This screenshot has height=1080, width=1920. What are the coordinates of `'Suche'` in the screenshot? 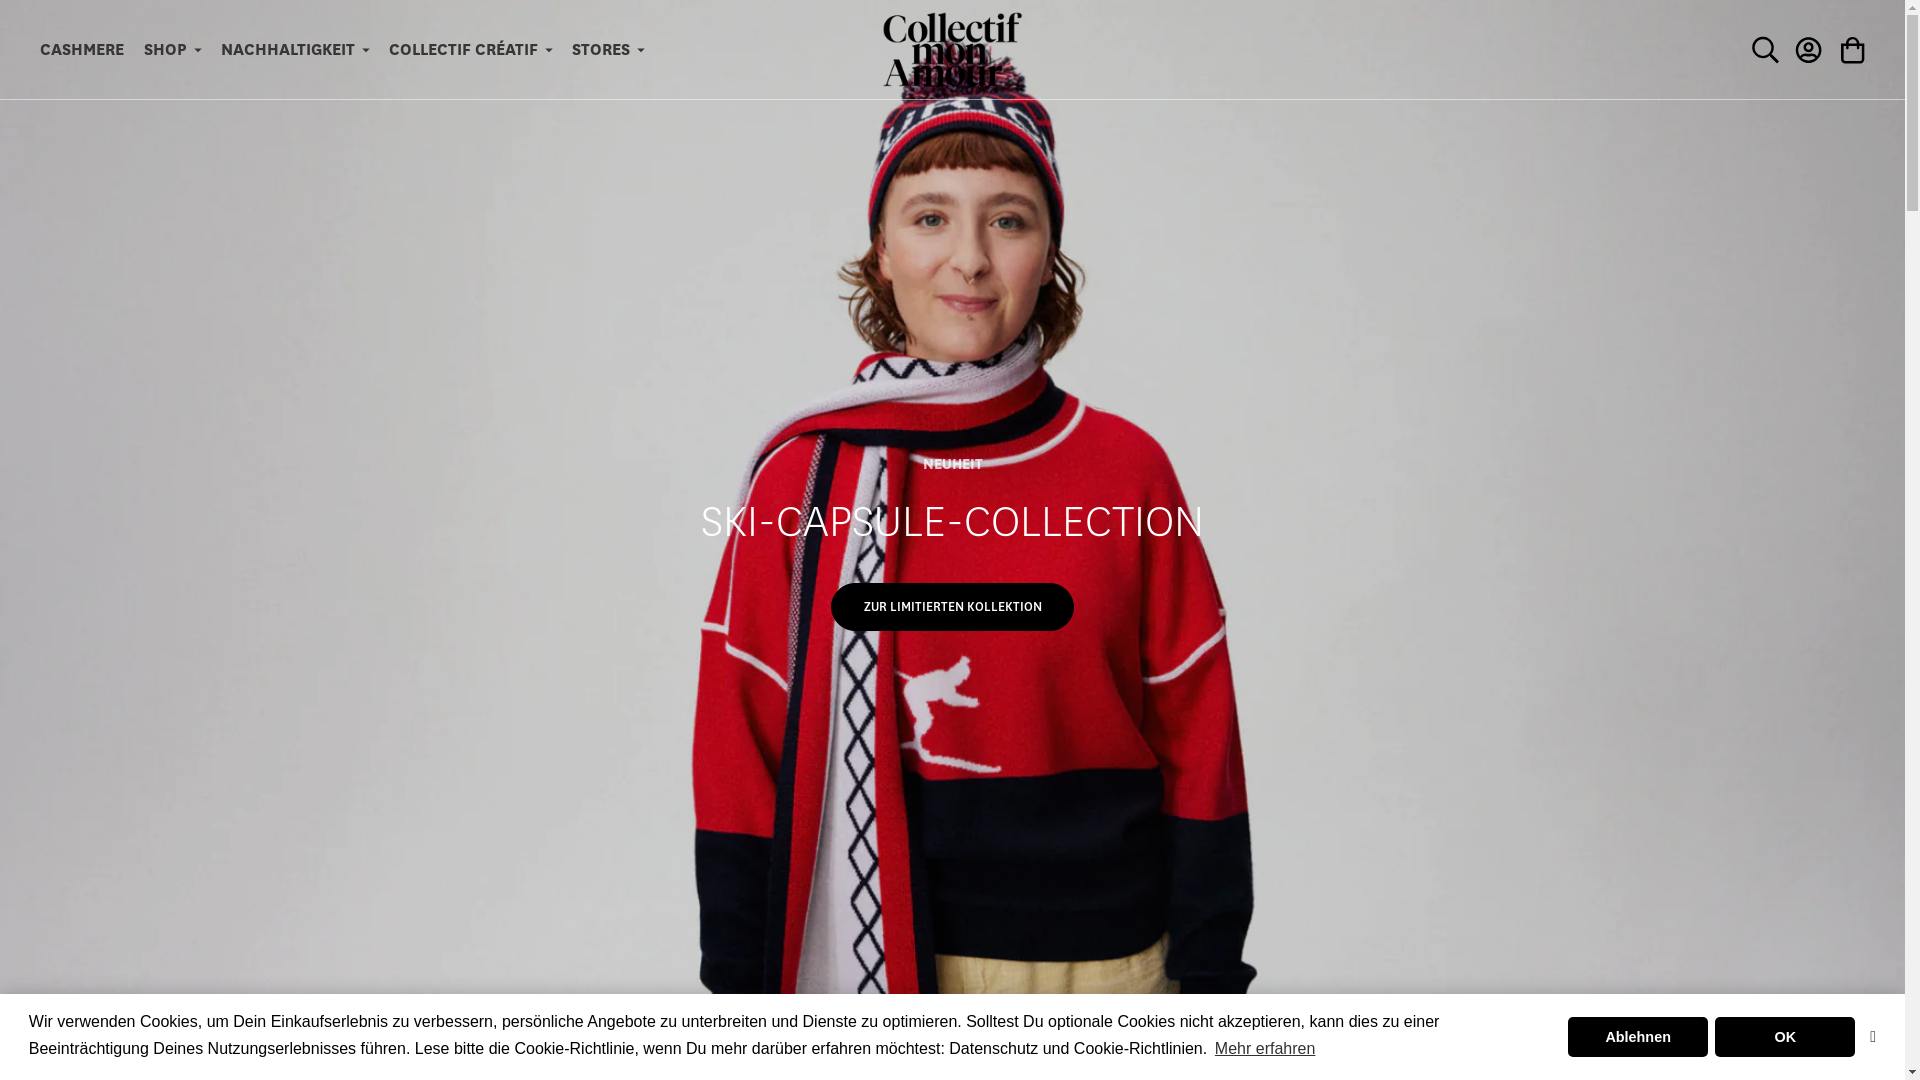 It's located at (1765, 49).